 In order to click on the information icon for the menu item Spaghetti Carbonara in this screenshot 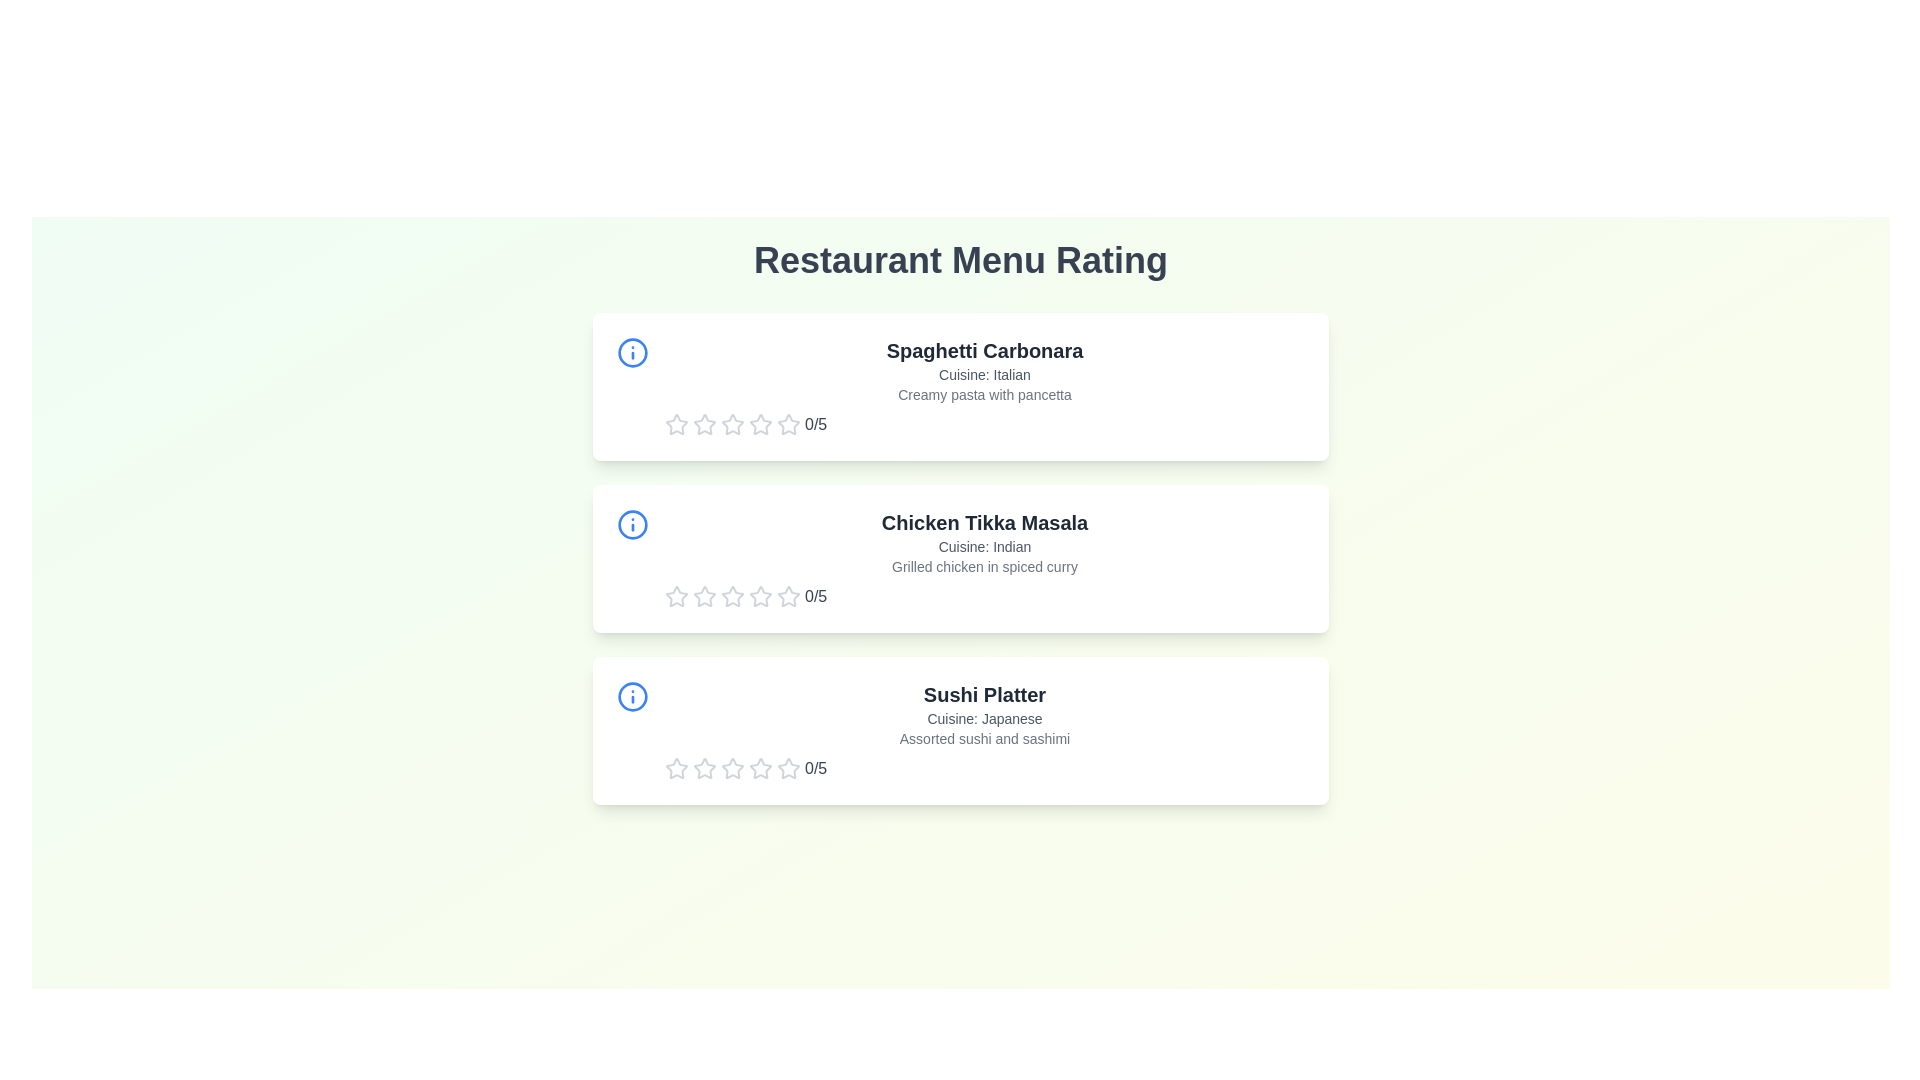, I will do `click(632, 352)`.